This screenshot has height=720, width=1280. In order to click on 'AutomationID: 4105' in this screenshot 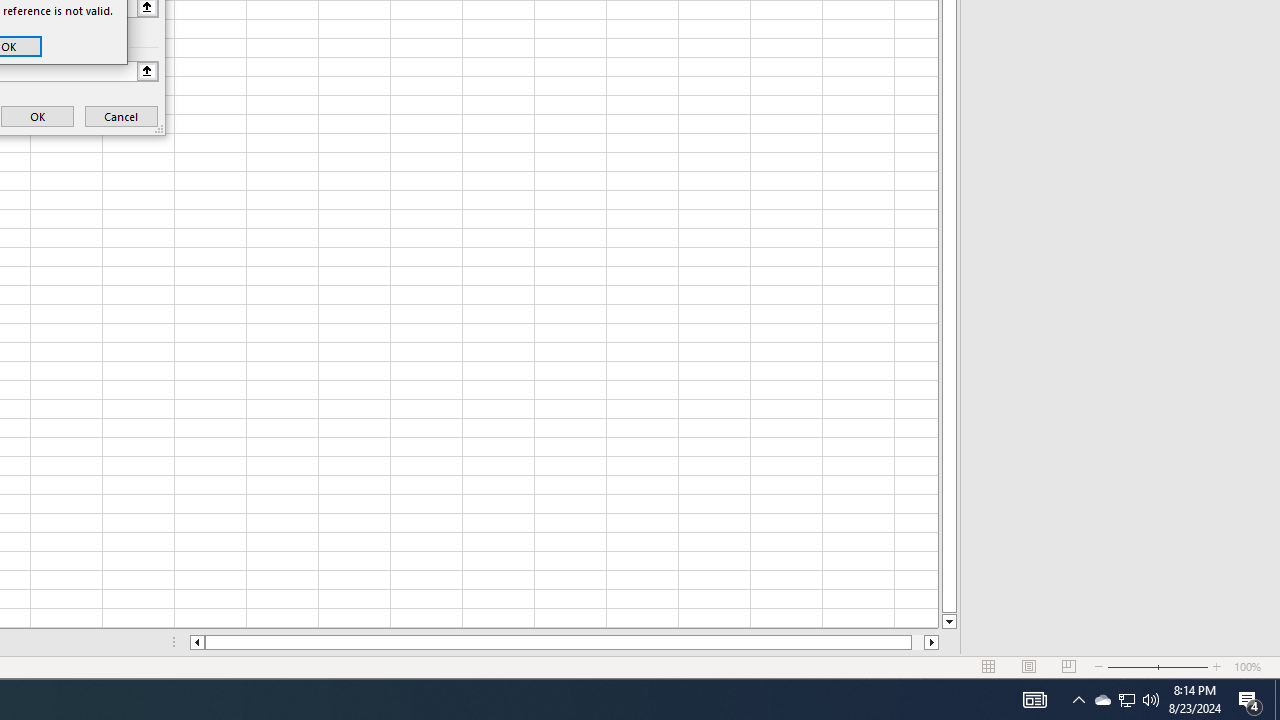, I will do `click(1034, 698)`.